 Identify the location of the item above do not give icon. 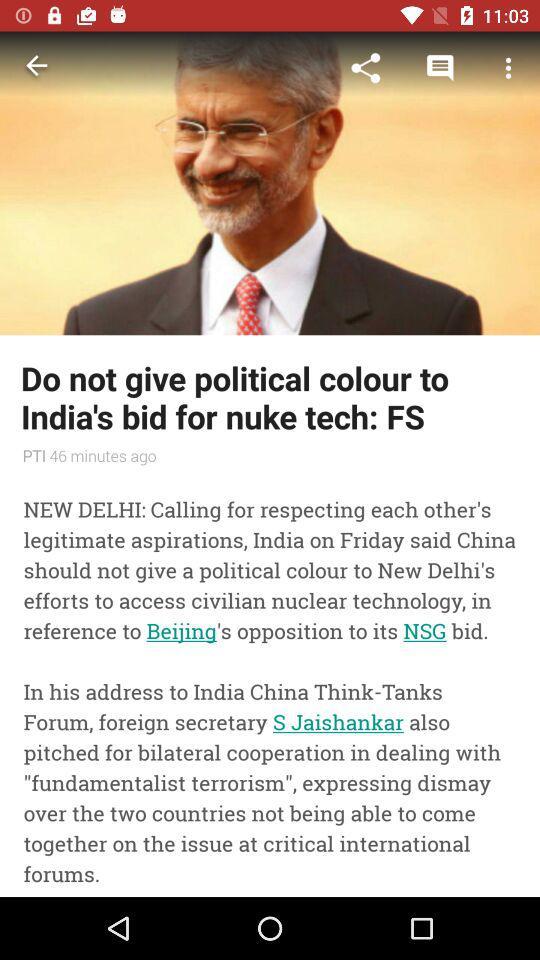
(508, 68).